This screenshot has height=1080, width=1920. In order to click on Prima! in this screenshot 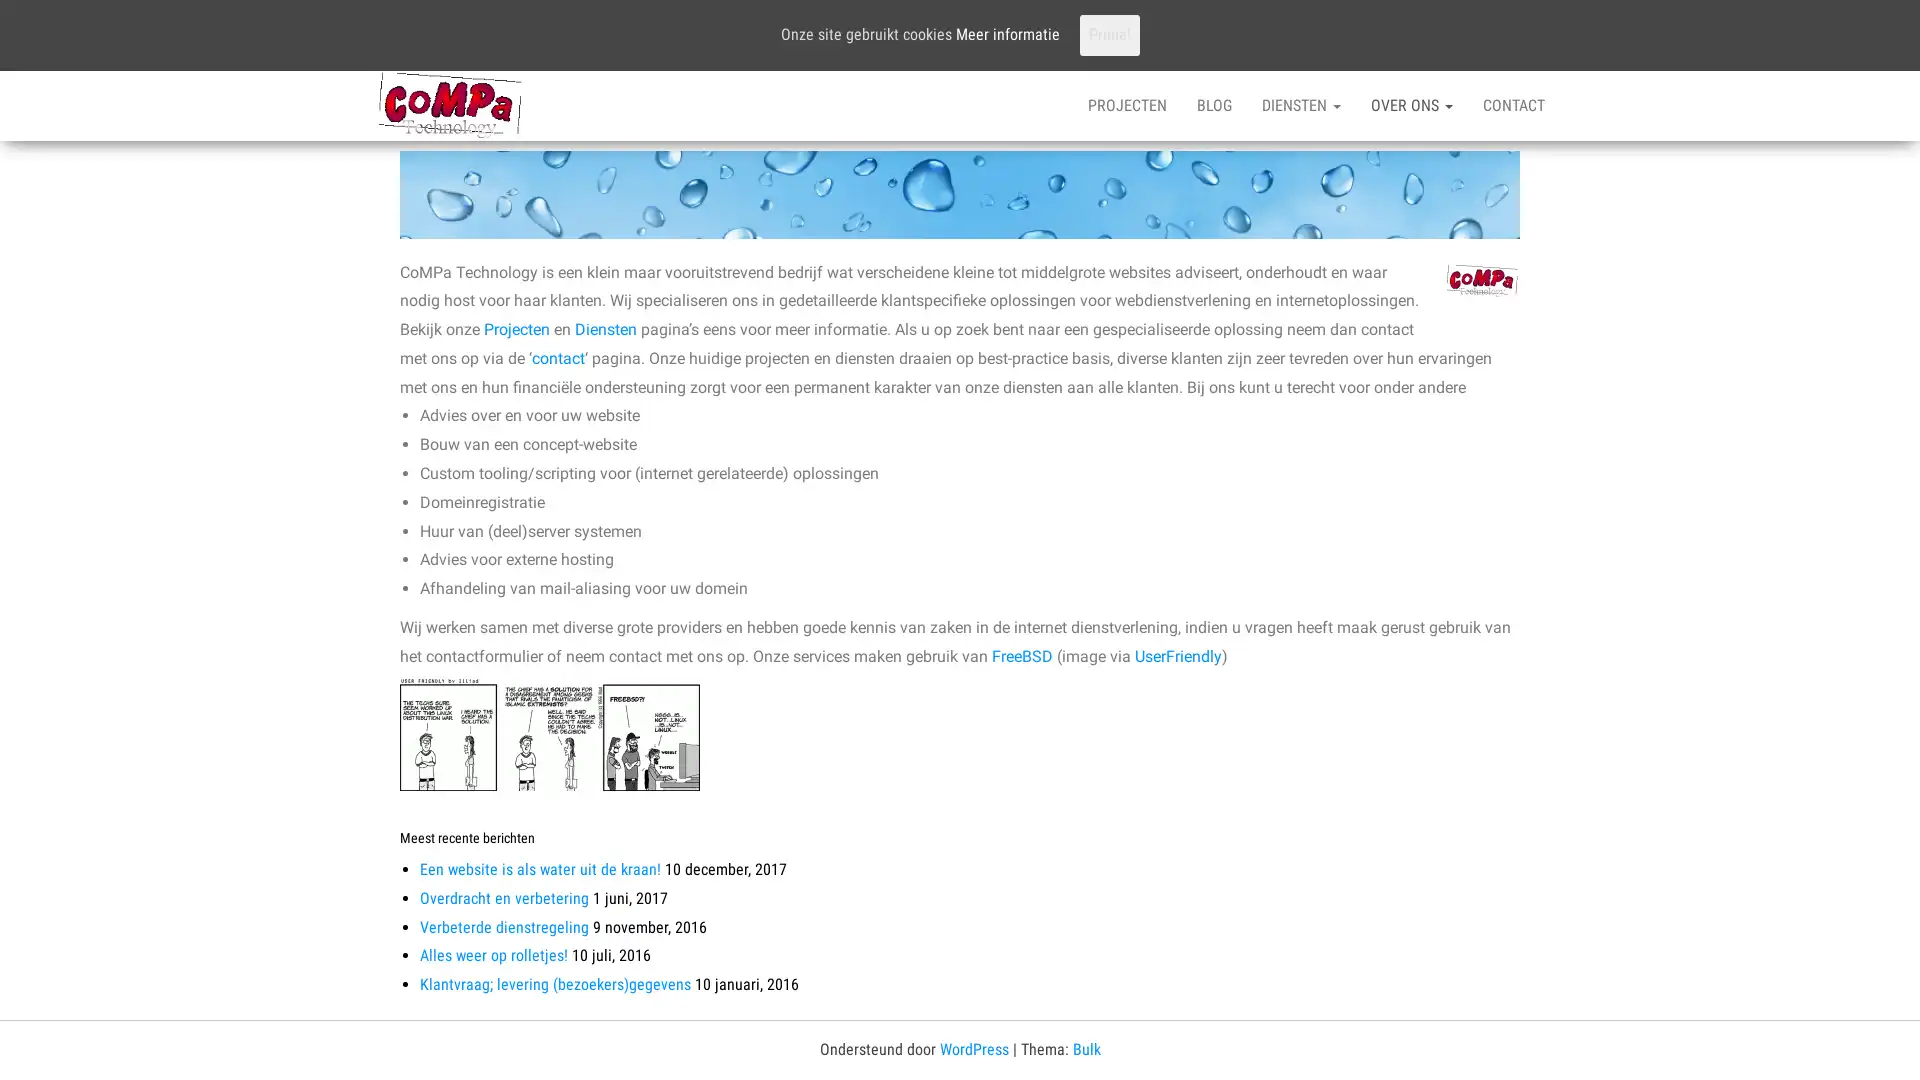, I will do `click(1107, 34)`.